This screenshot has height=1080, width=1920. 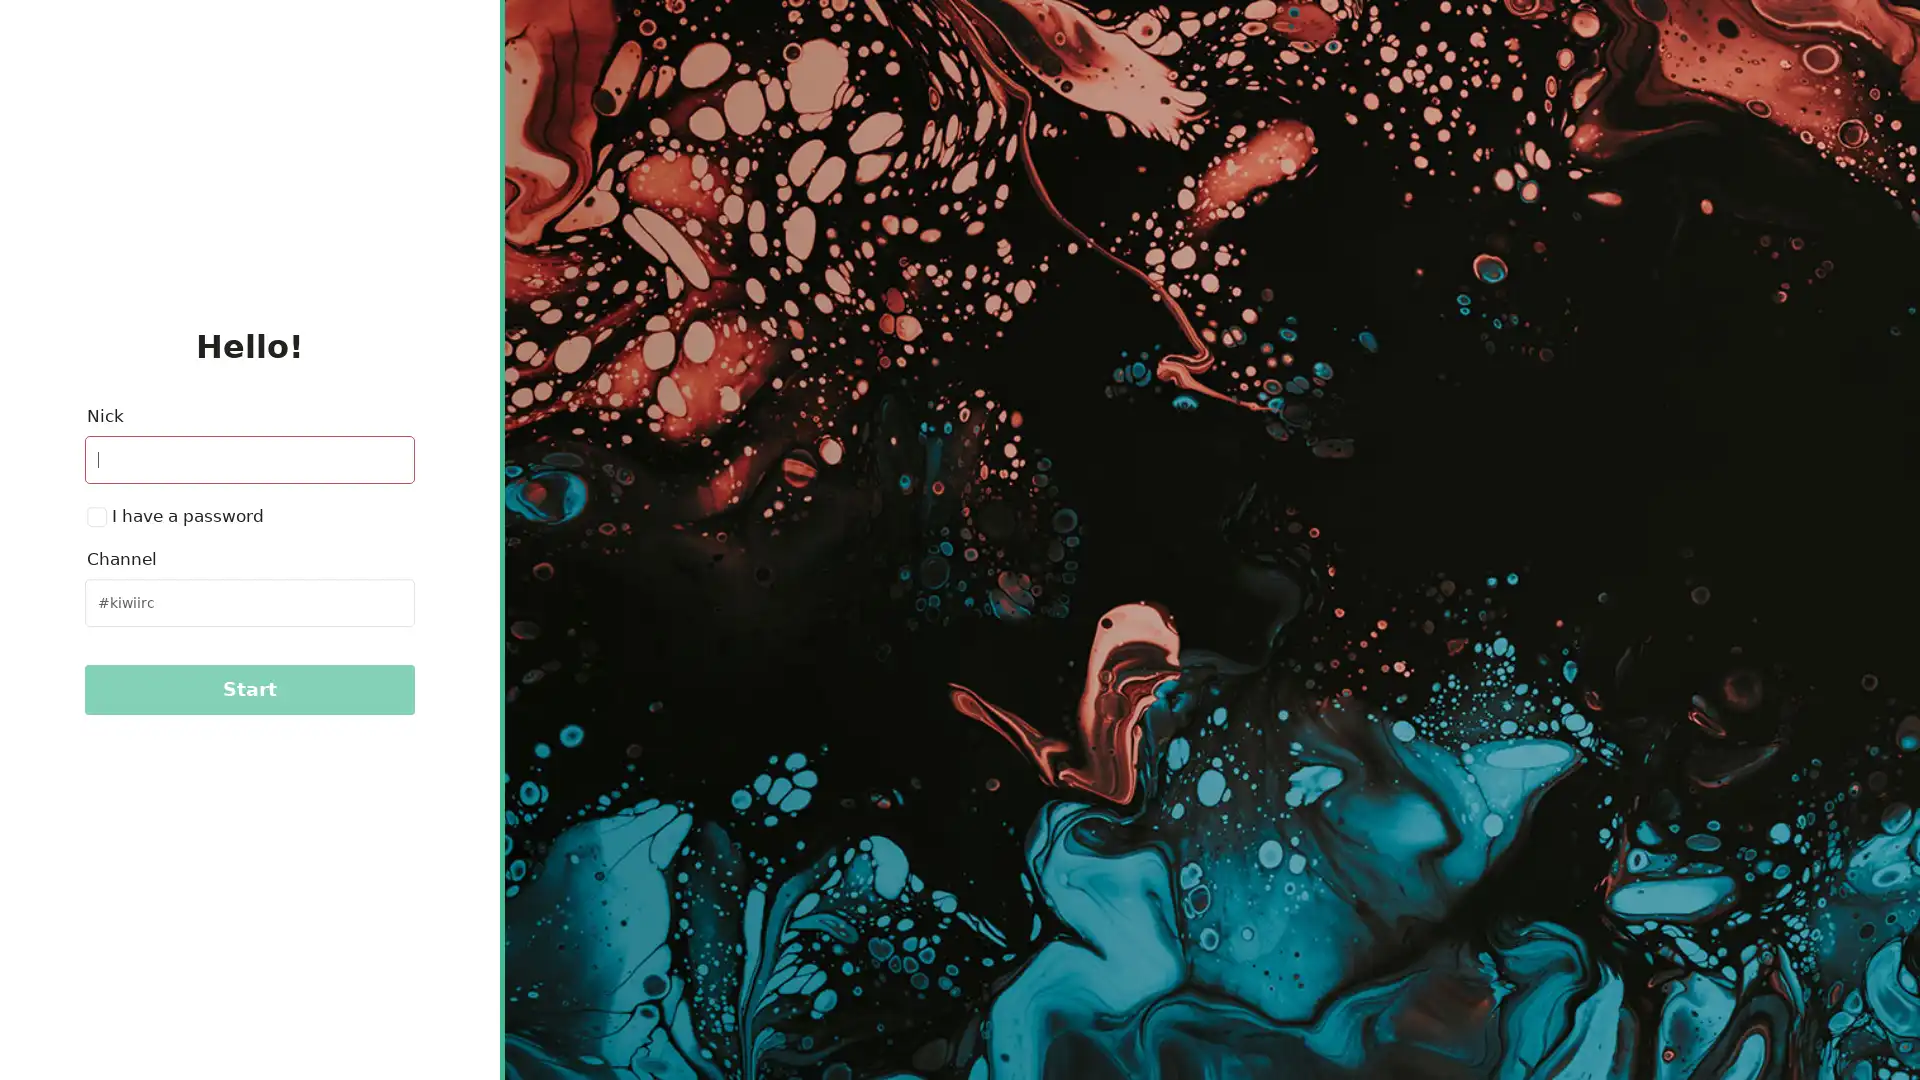 I want to click on Start, so click(x=248, y=688).